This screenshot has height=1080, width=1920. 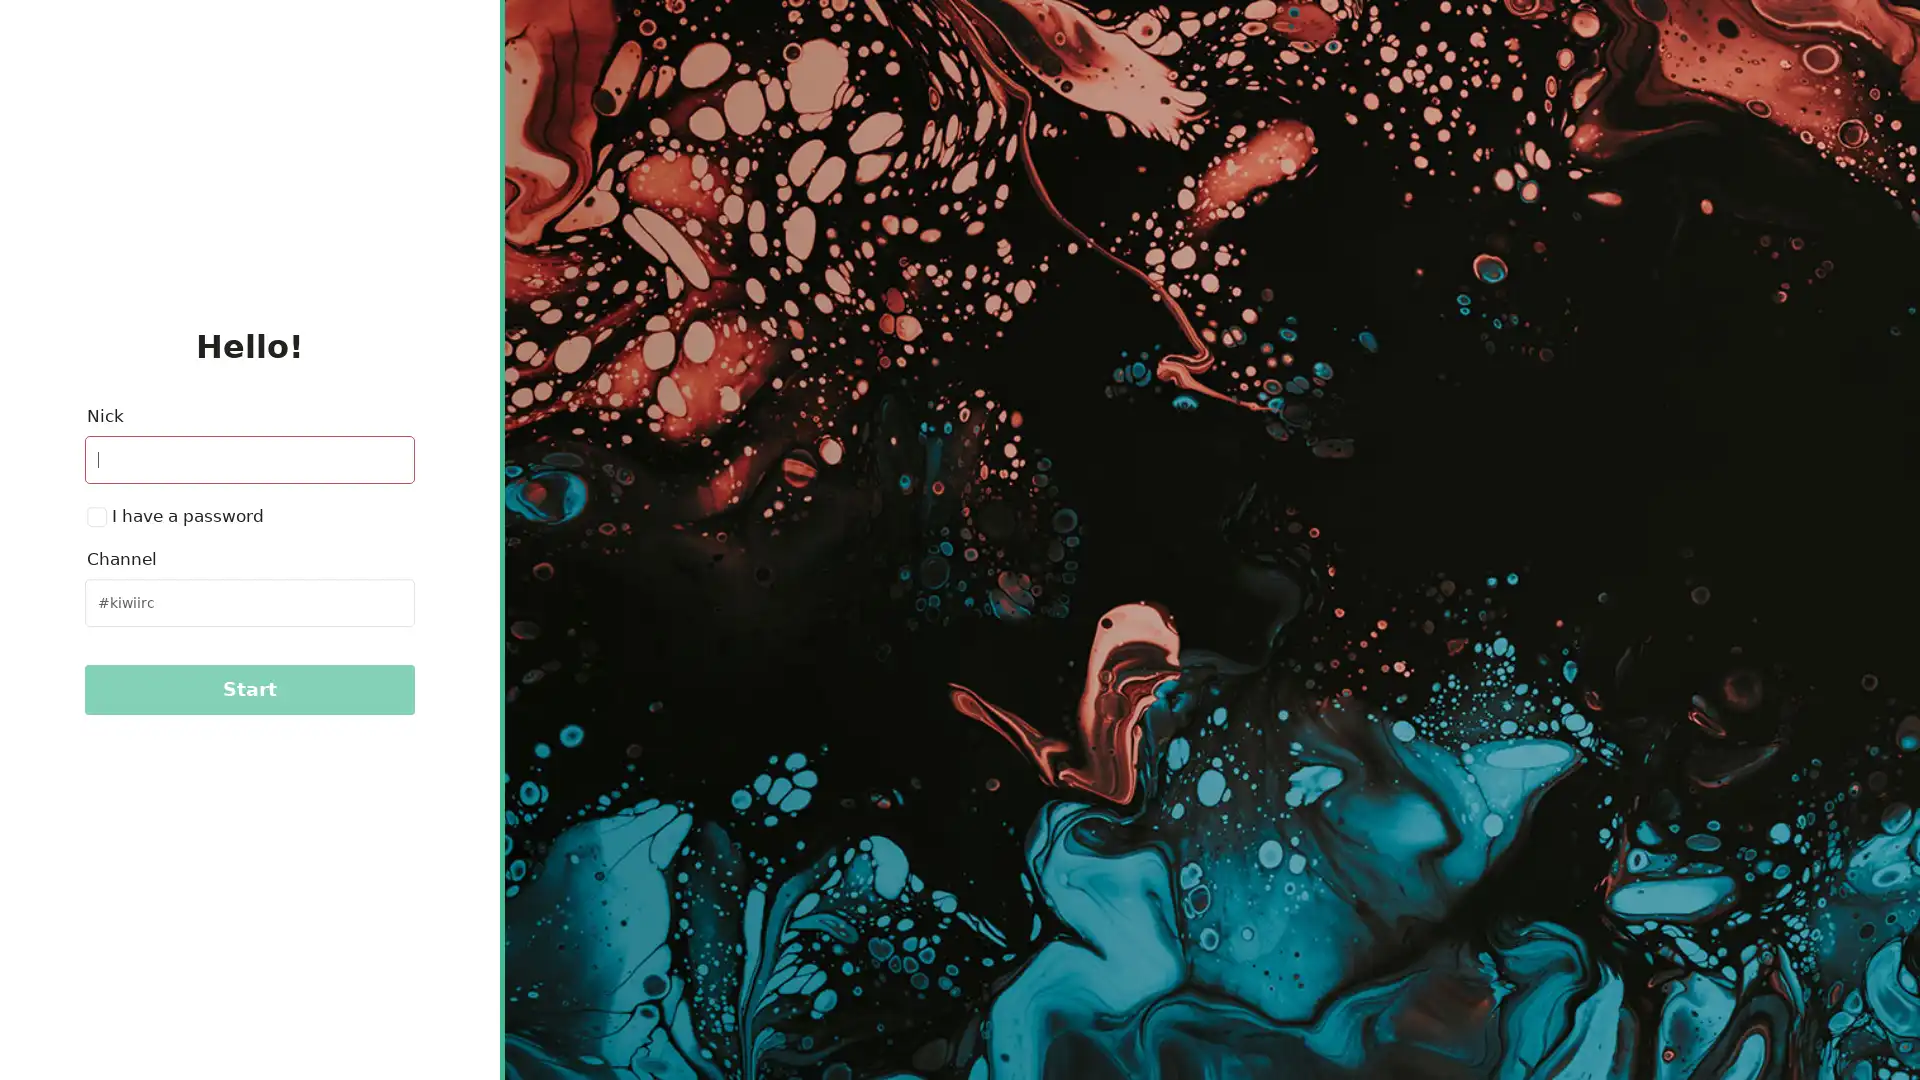 I want to click on Start, so click(x=248, y=688).